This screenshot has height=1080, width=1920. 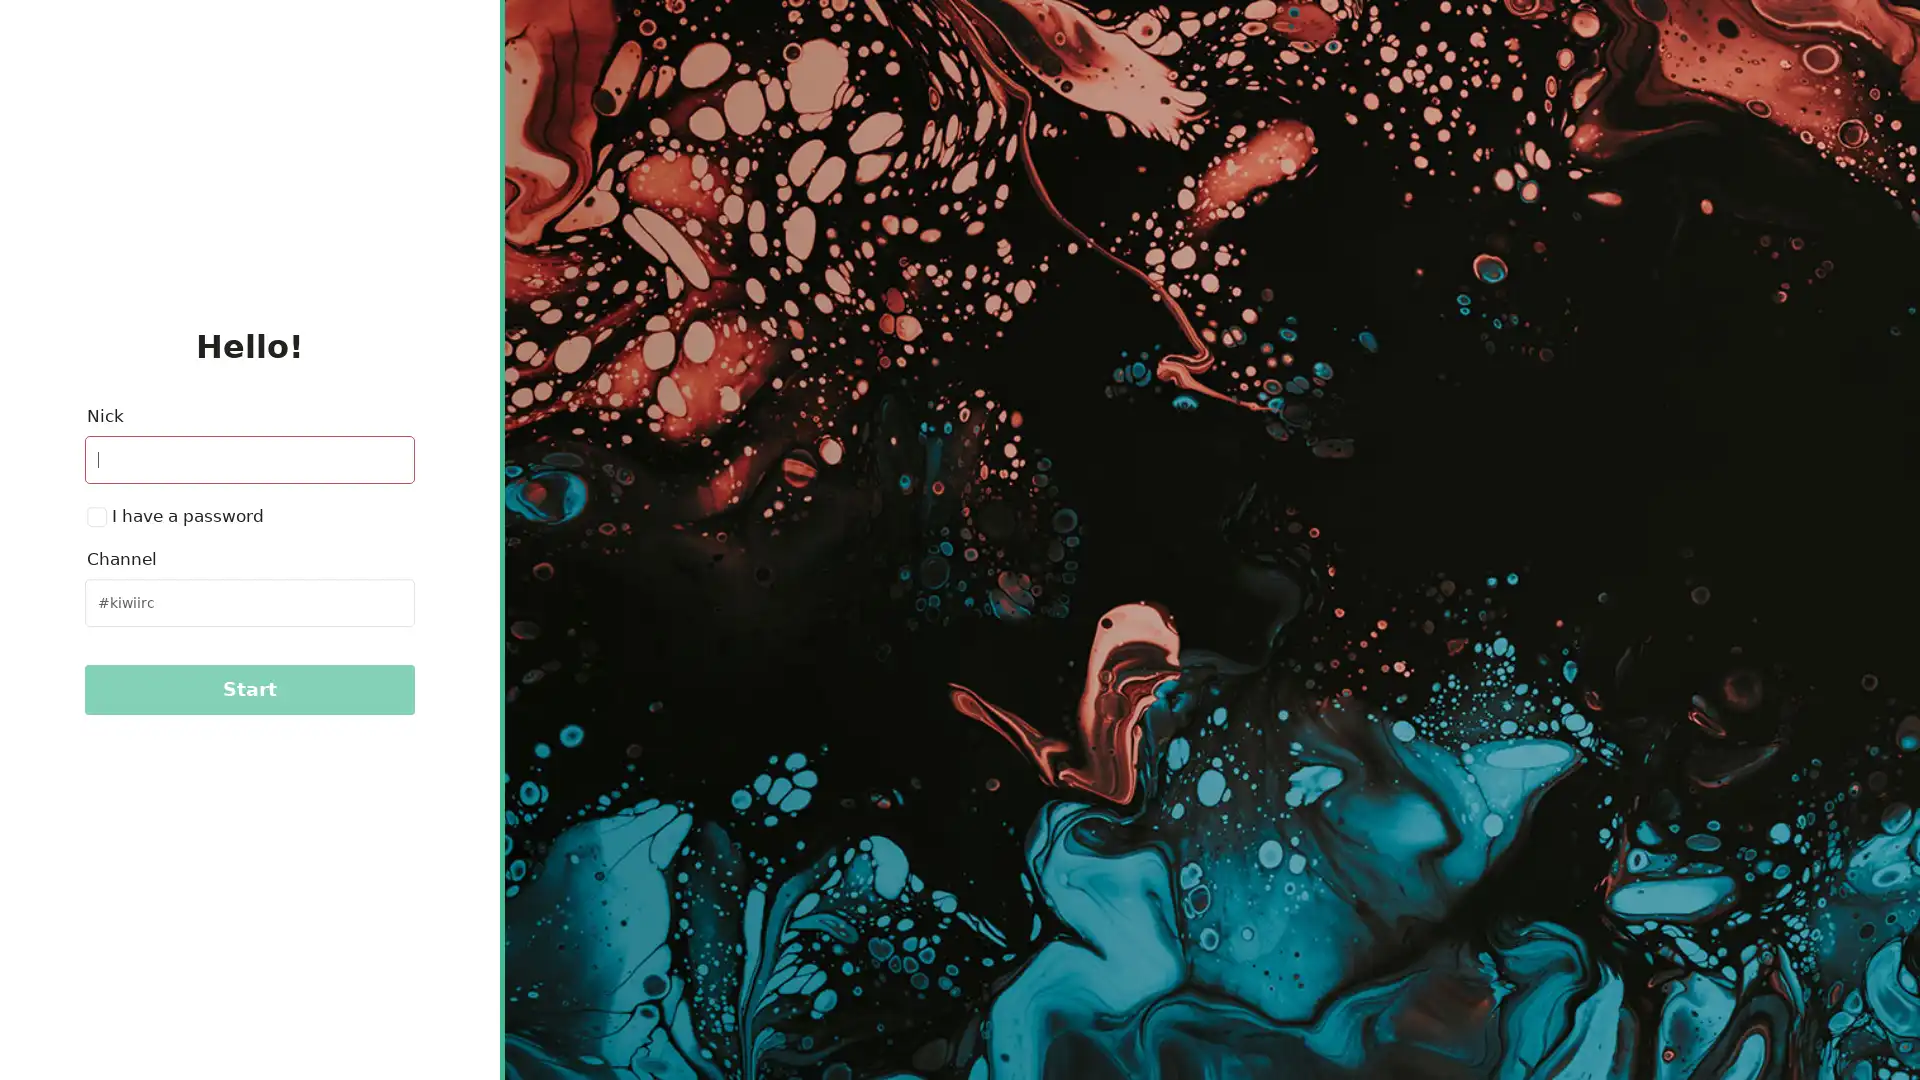 I want to click on Start, so click(x=248, y=688).